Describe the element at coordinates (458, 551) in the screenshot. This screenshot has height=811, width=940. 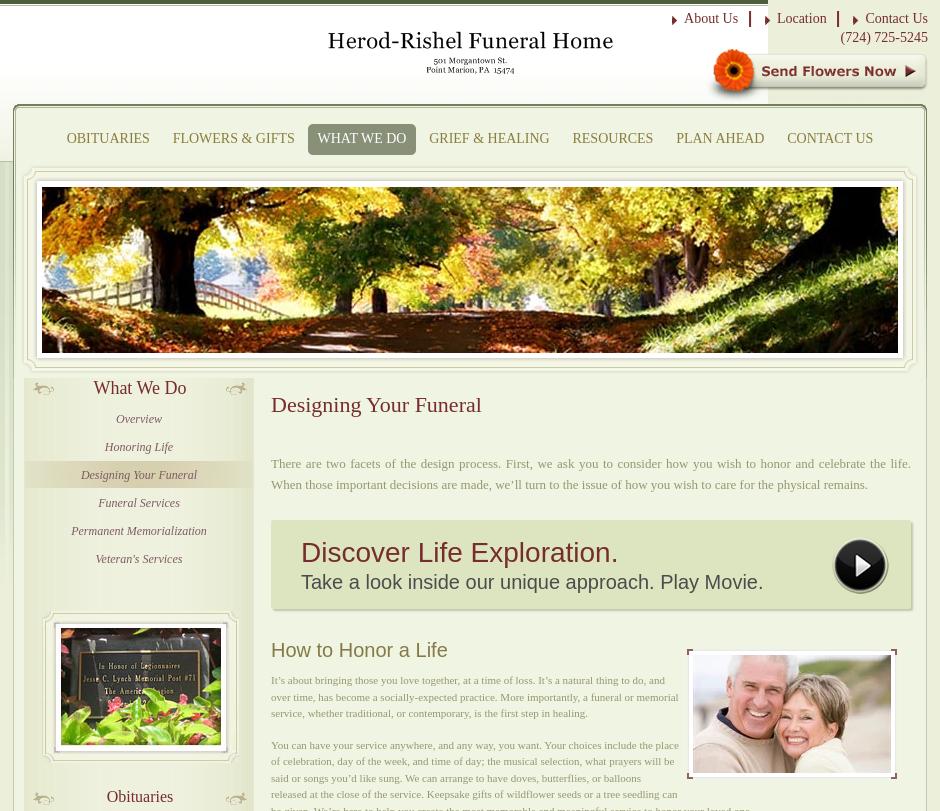
I see `'Discover Life Exploration.'` at that location.